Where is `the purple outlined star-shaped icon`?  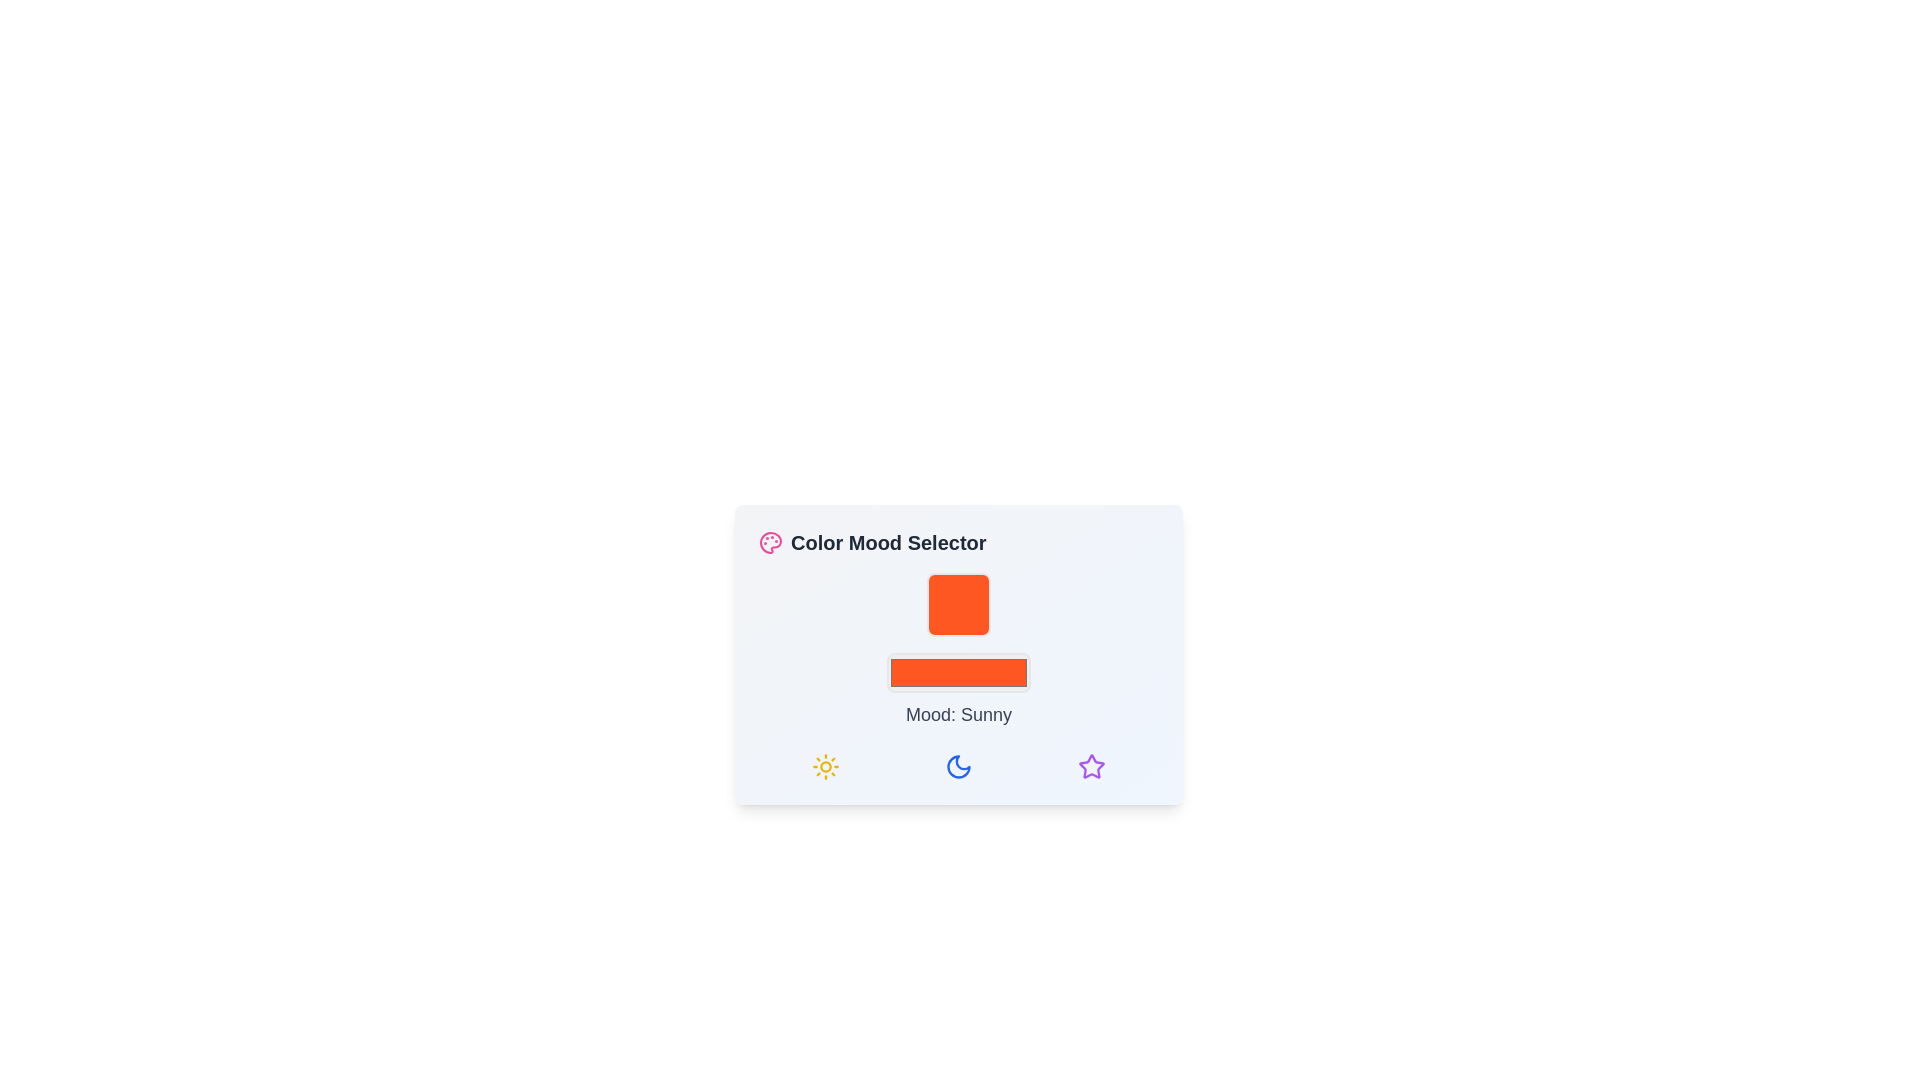 the purple outlined star-shaped icon is located at coordinates (1091, 766).